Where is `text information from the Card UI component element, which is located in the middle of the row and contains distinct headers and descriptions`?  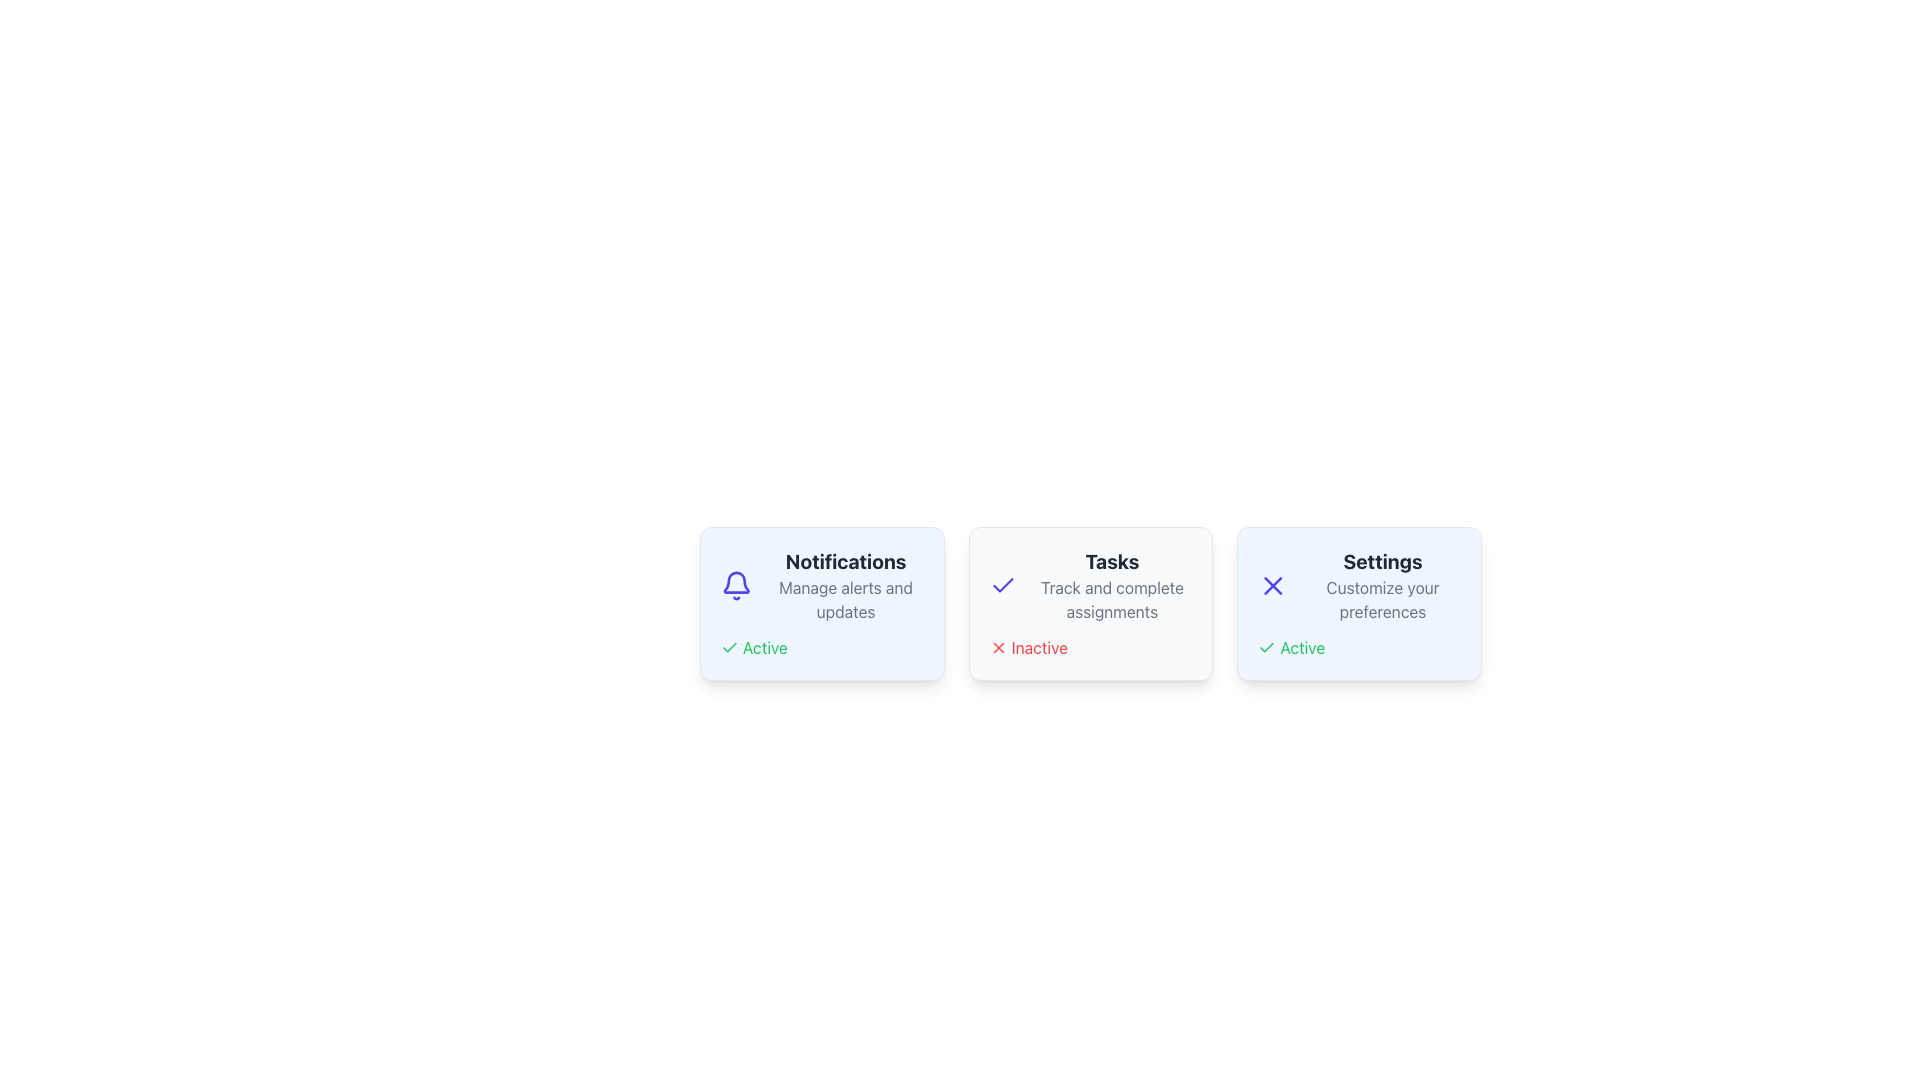 text information from the Card UI component element, which is located in the middle of the row and contains distinct headers and descriptions is located at coordinates (1089, 603).